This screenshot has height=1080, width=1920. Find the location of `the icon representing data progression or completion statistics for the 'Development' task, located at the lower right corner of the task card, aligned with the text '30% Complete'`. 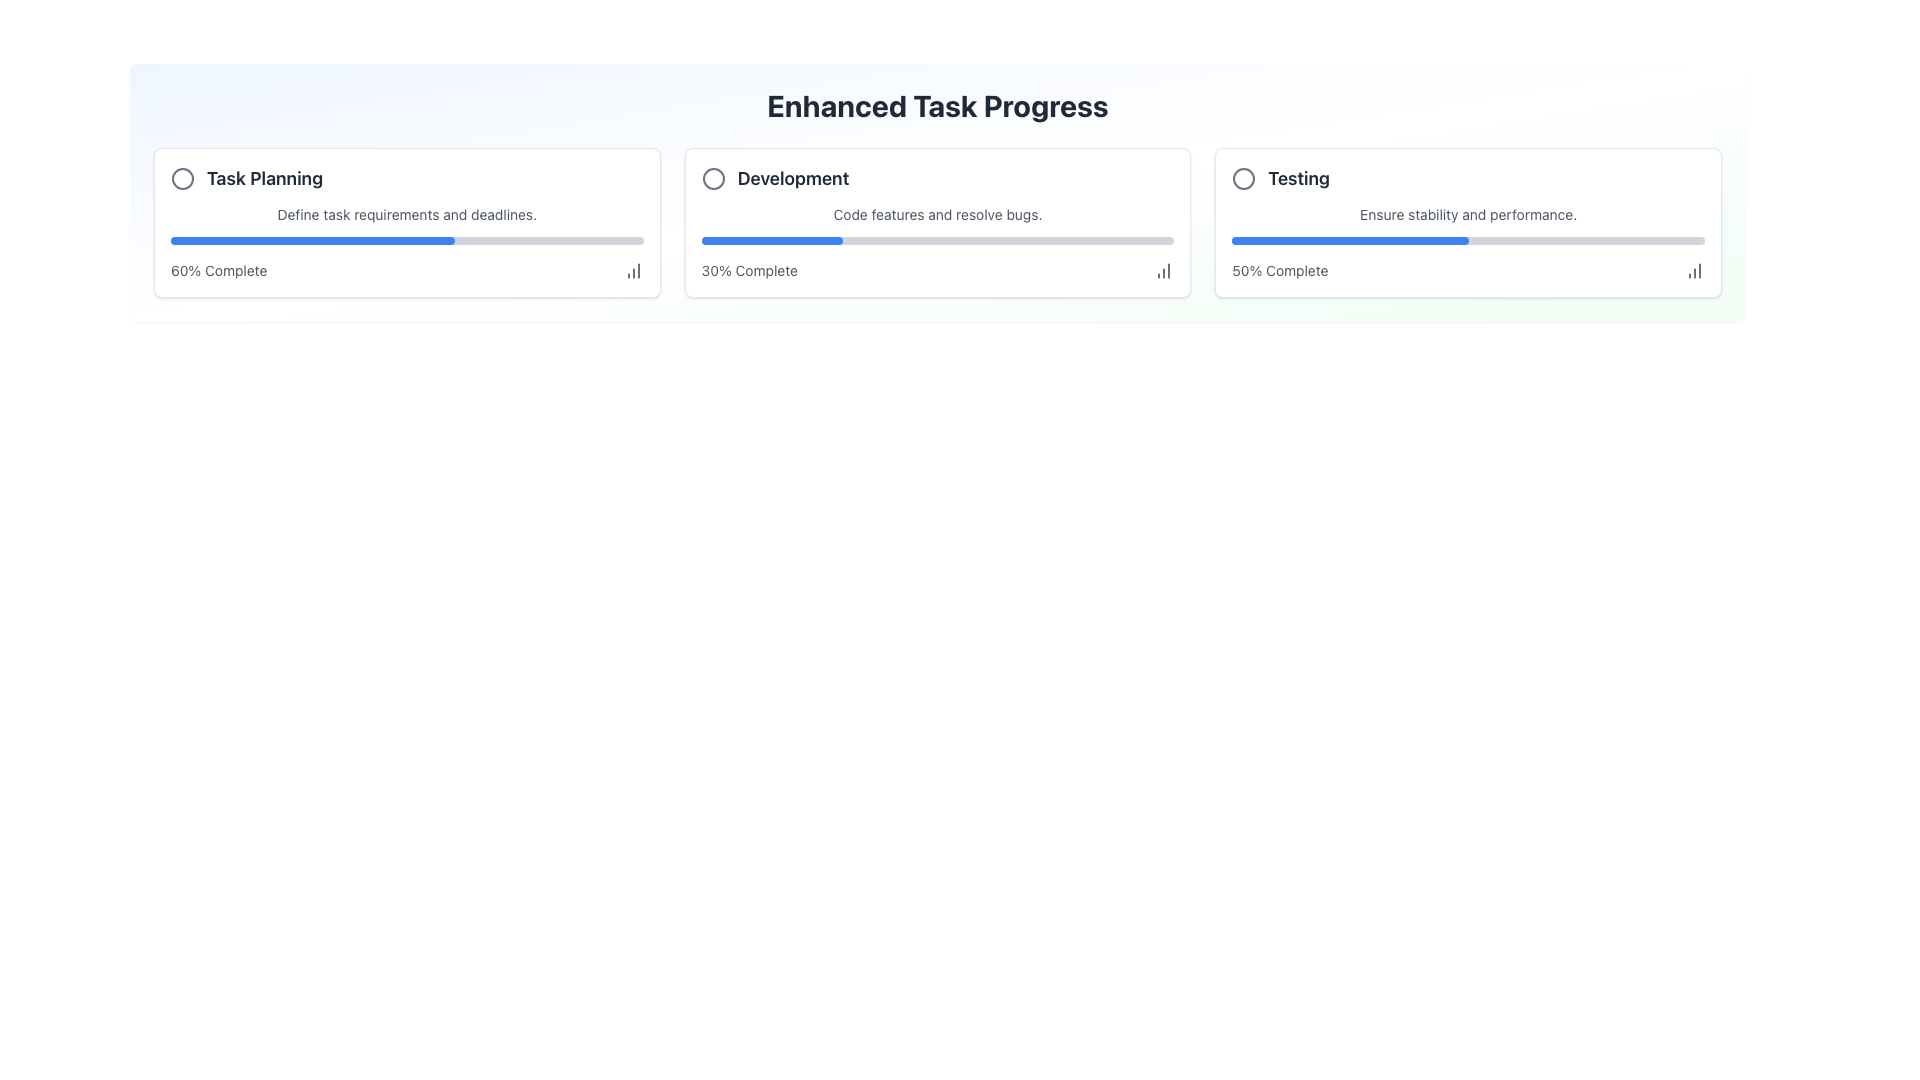

the icon representing data progression or completion statistics for the 'Development' task, located at the lower right corner of the task card, aligned with the text '30% Complete' is located at coordinates (1164, 270).